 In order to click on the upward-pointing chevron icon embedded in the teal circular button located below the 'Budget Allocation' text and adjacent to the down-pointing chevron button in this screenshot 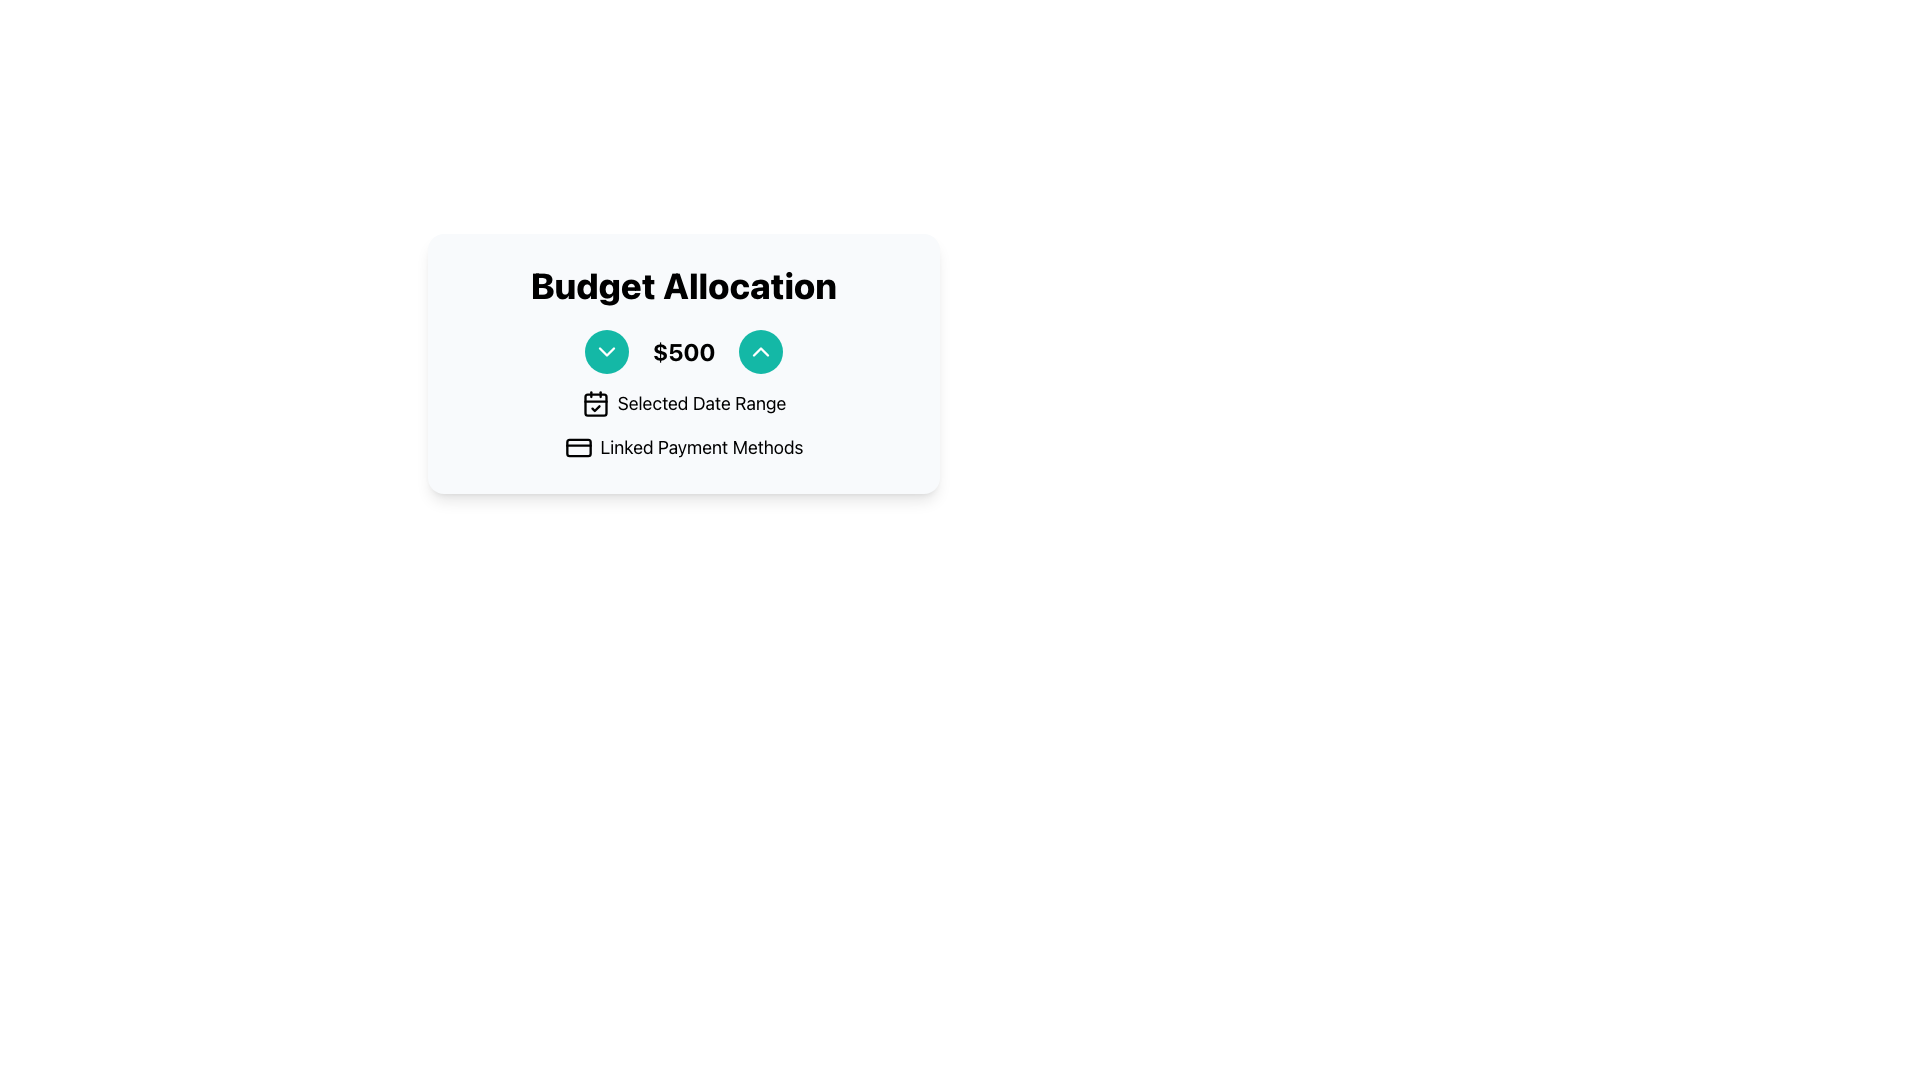, I will do `click(760, 350)`.